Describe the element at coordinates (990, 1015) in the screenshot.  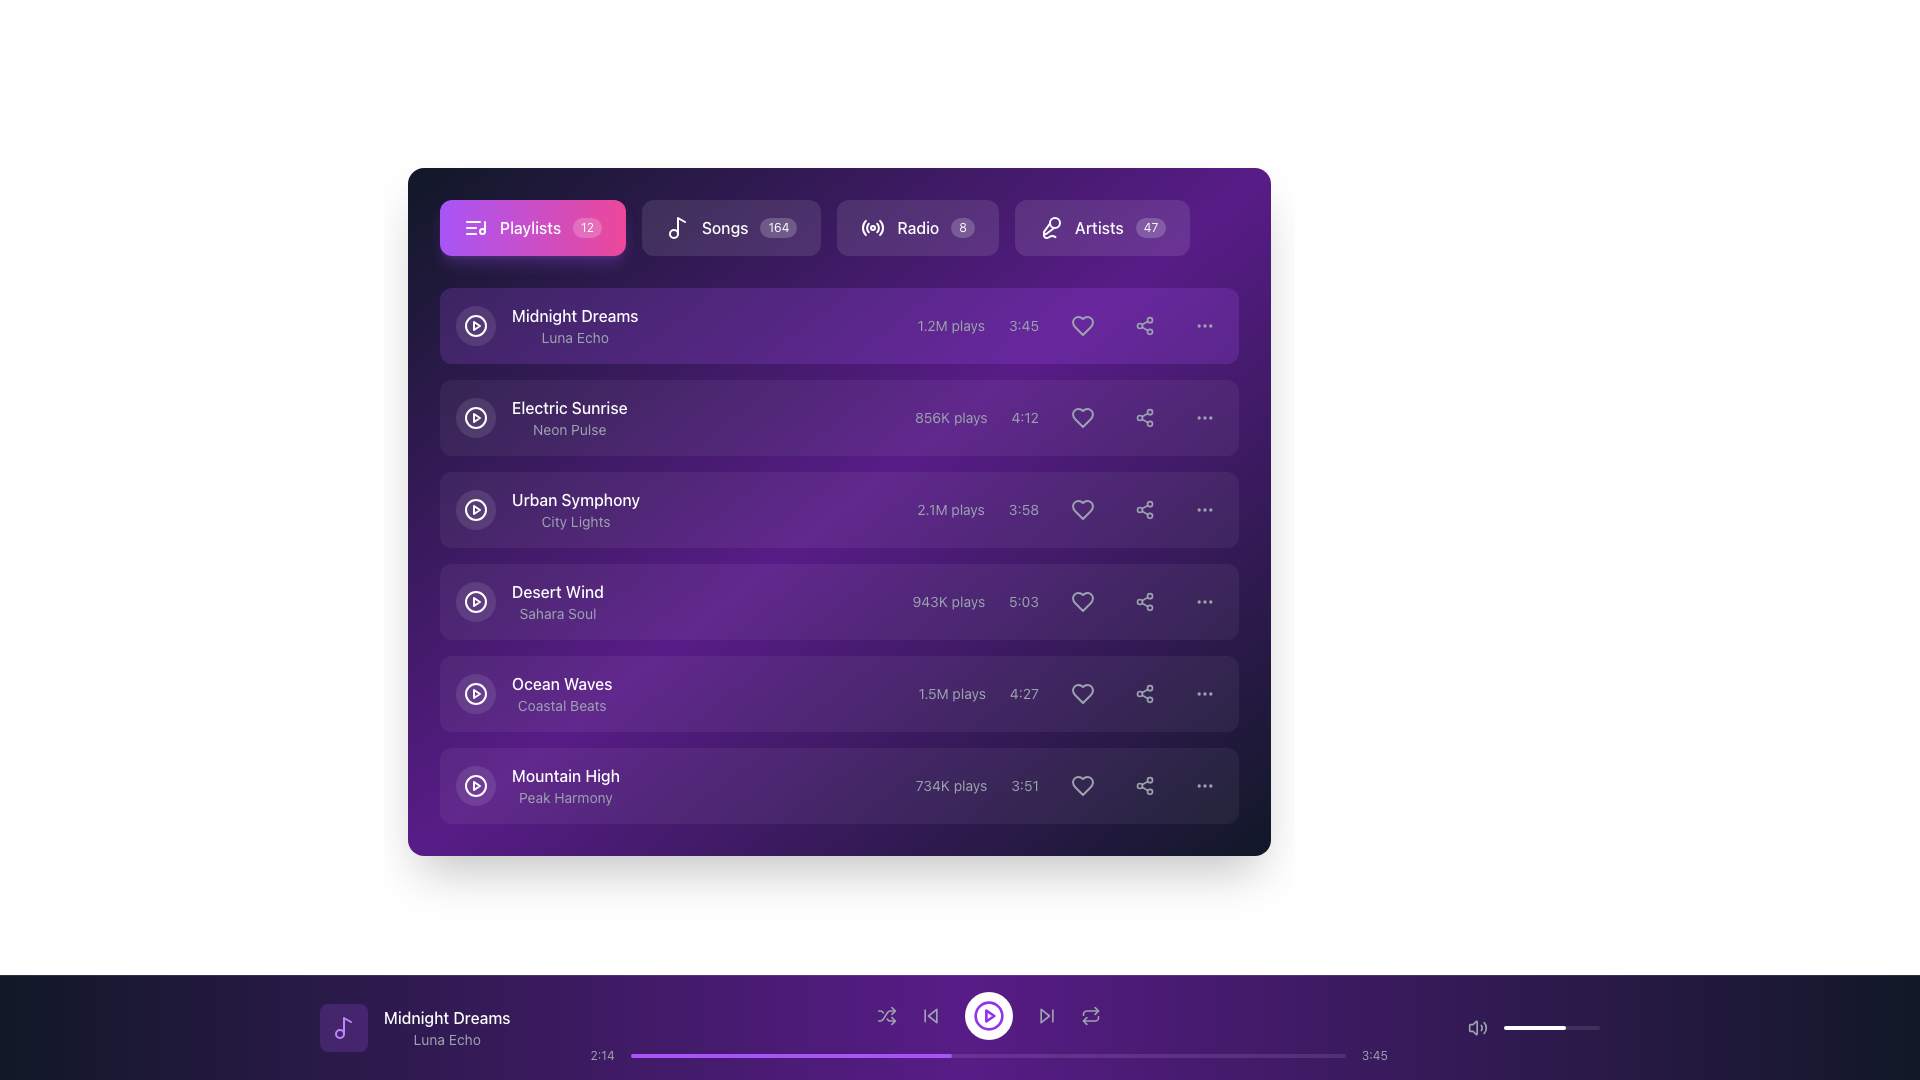
I see `the circular playback icon located at the bottom of the interface to initiate playback` at that location.